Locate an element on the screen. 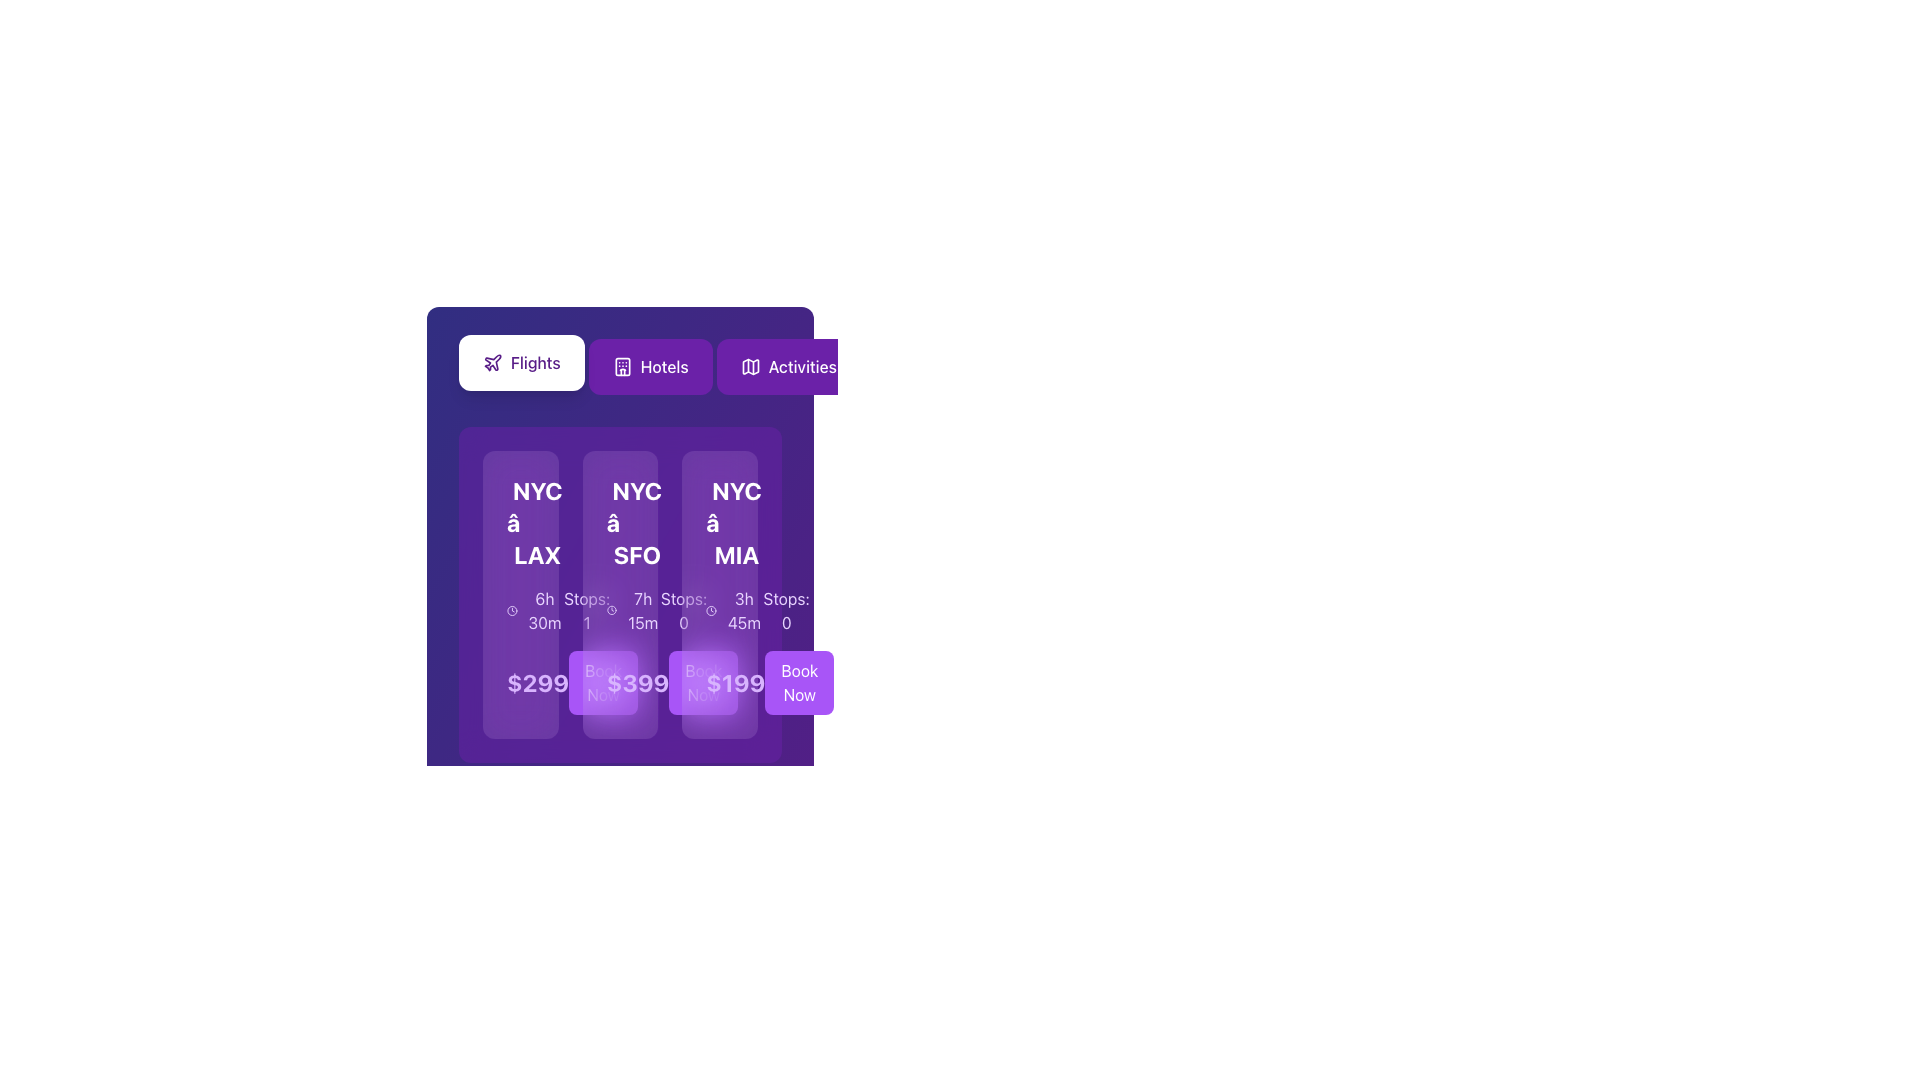 This screenshot has height=1080, width=1920. the text label displaying 'NYC â→ LAX' by keyboard navigation is located at coordinates (537, 522).